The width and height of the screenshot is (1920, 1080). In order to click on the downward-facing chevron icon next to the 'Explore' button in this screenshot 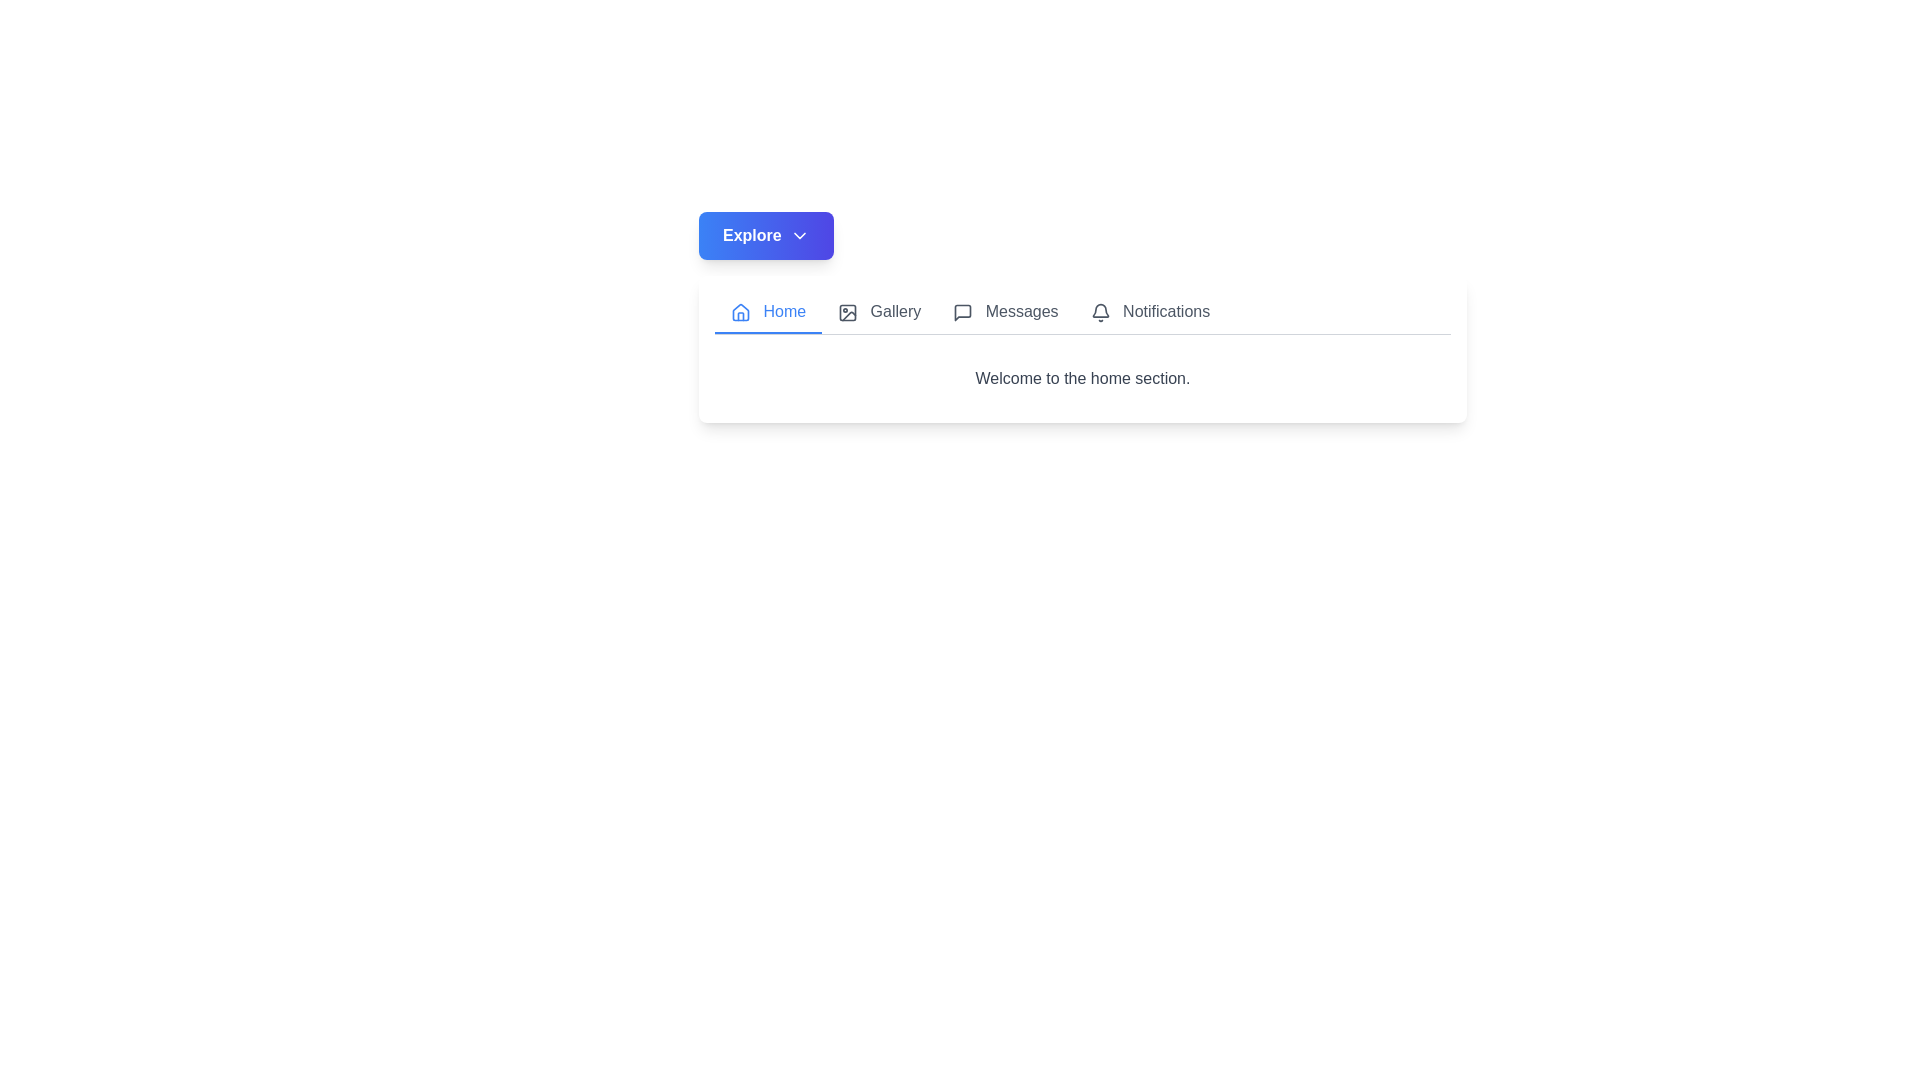, I will do `click(798, 234)`.